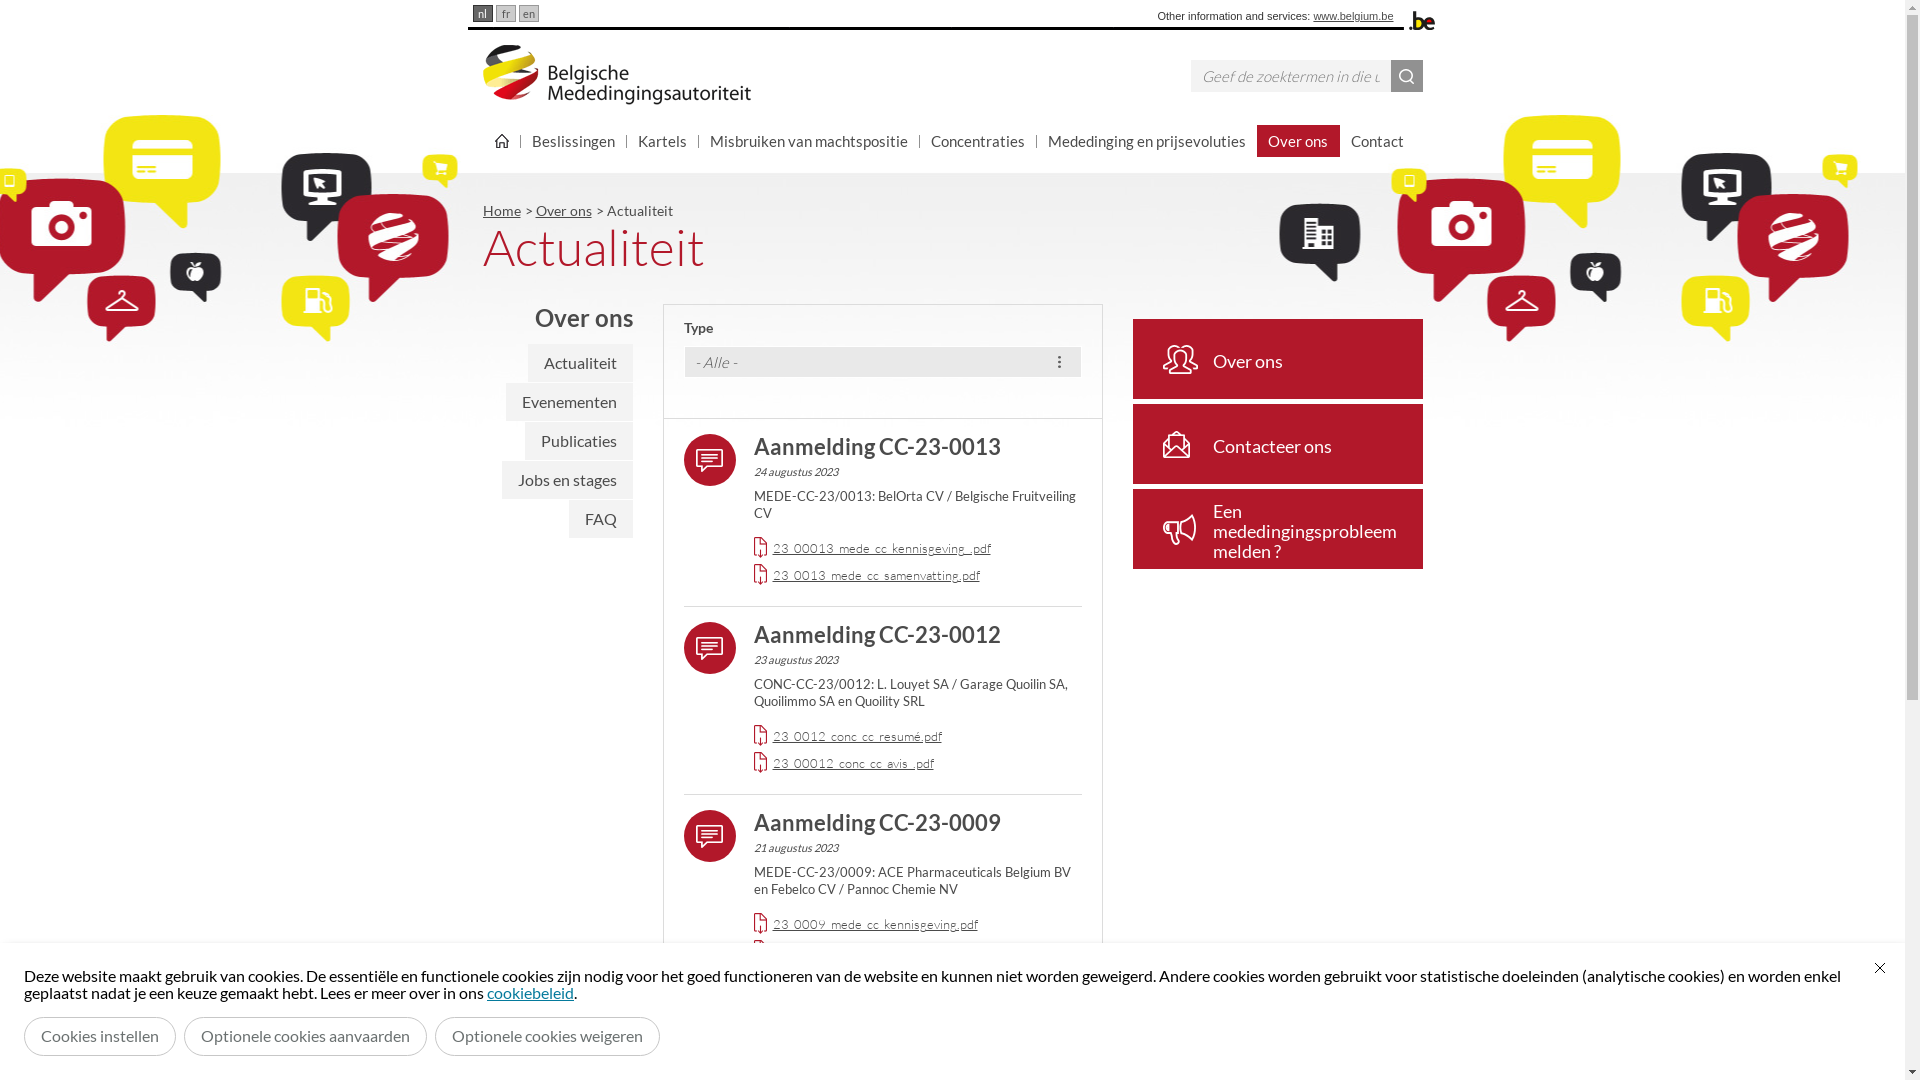 The height and width of the screenshot is (1080, 1920). I want to click on '23_00012_conc_cc_avis_.pdf', so click(771, 763).